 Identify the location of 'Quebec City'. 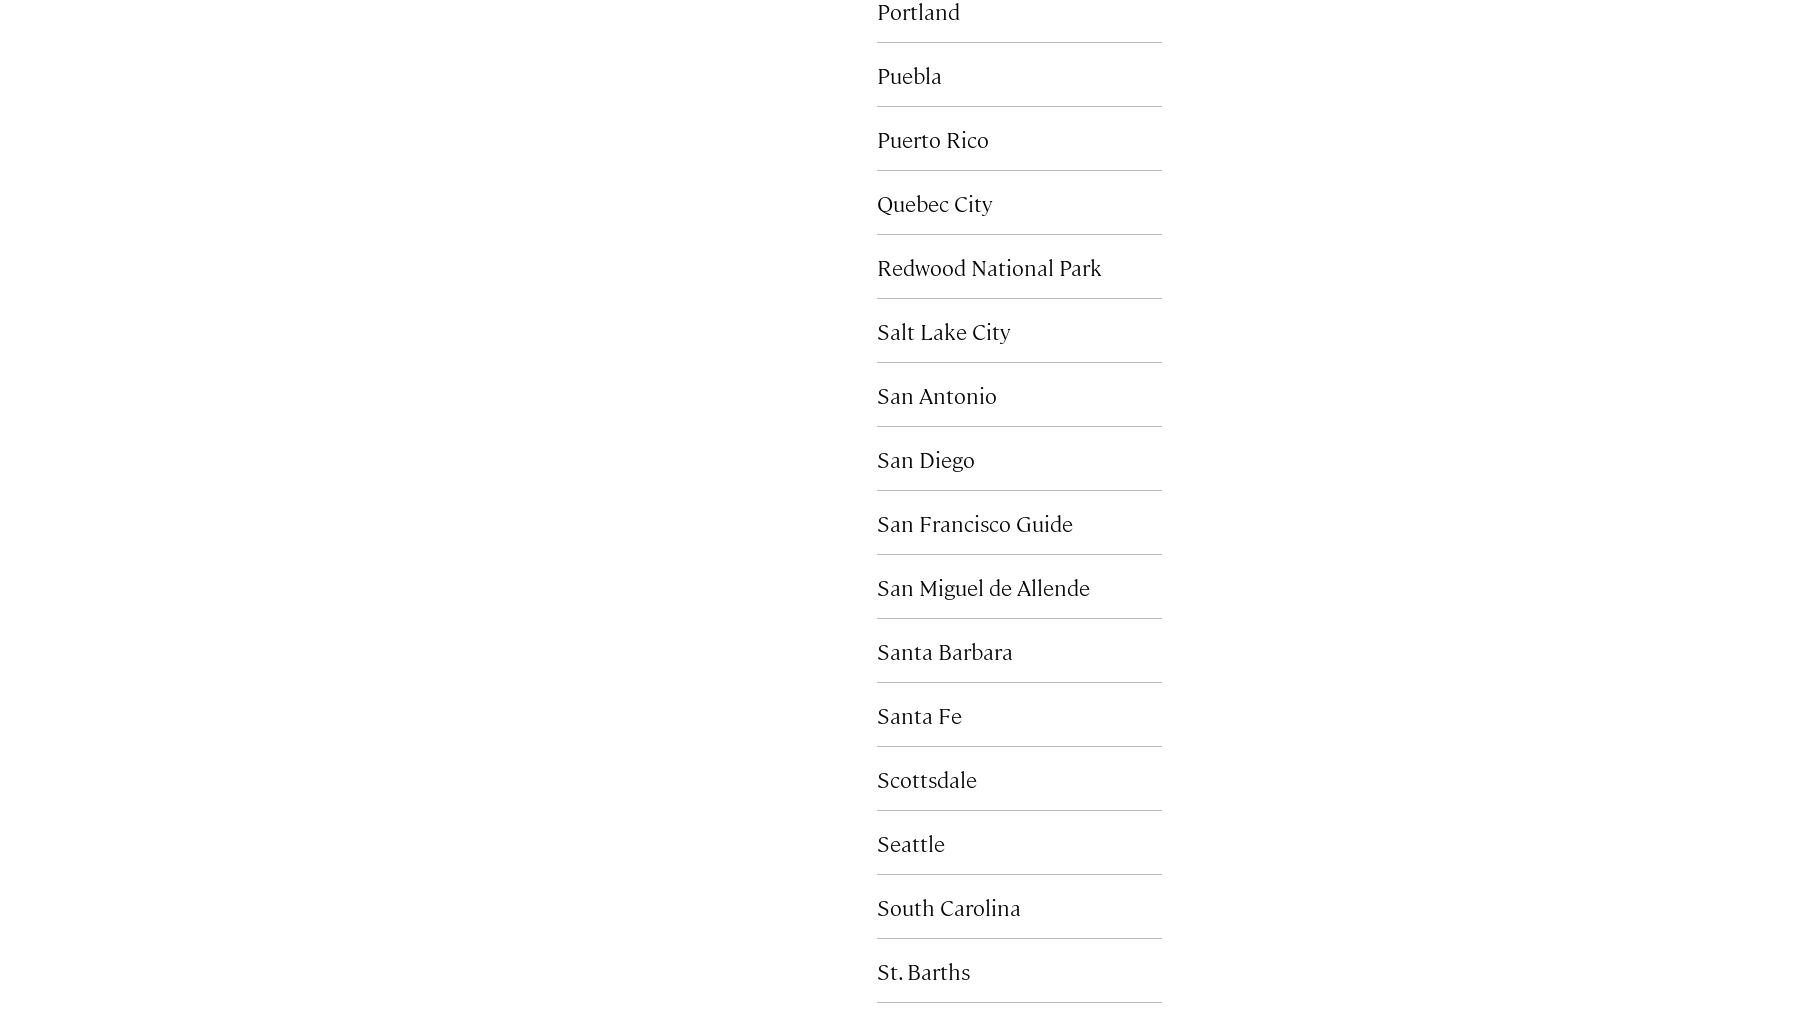
(933, 201).